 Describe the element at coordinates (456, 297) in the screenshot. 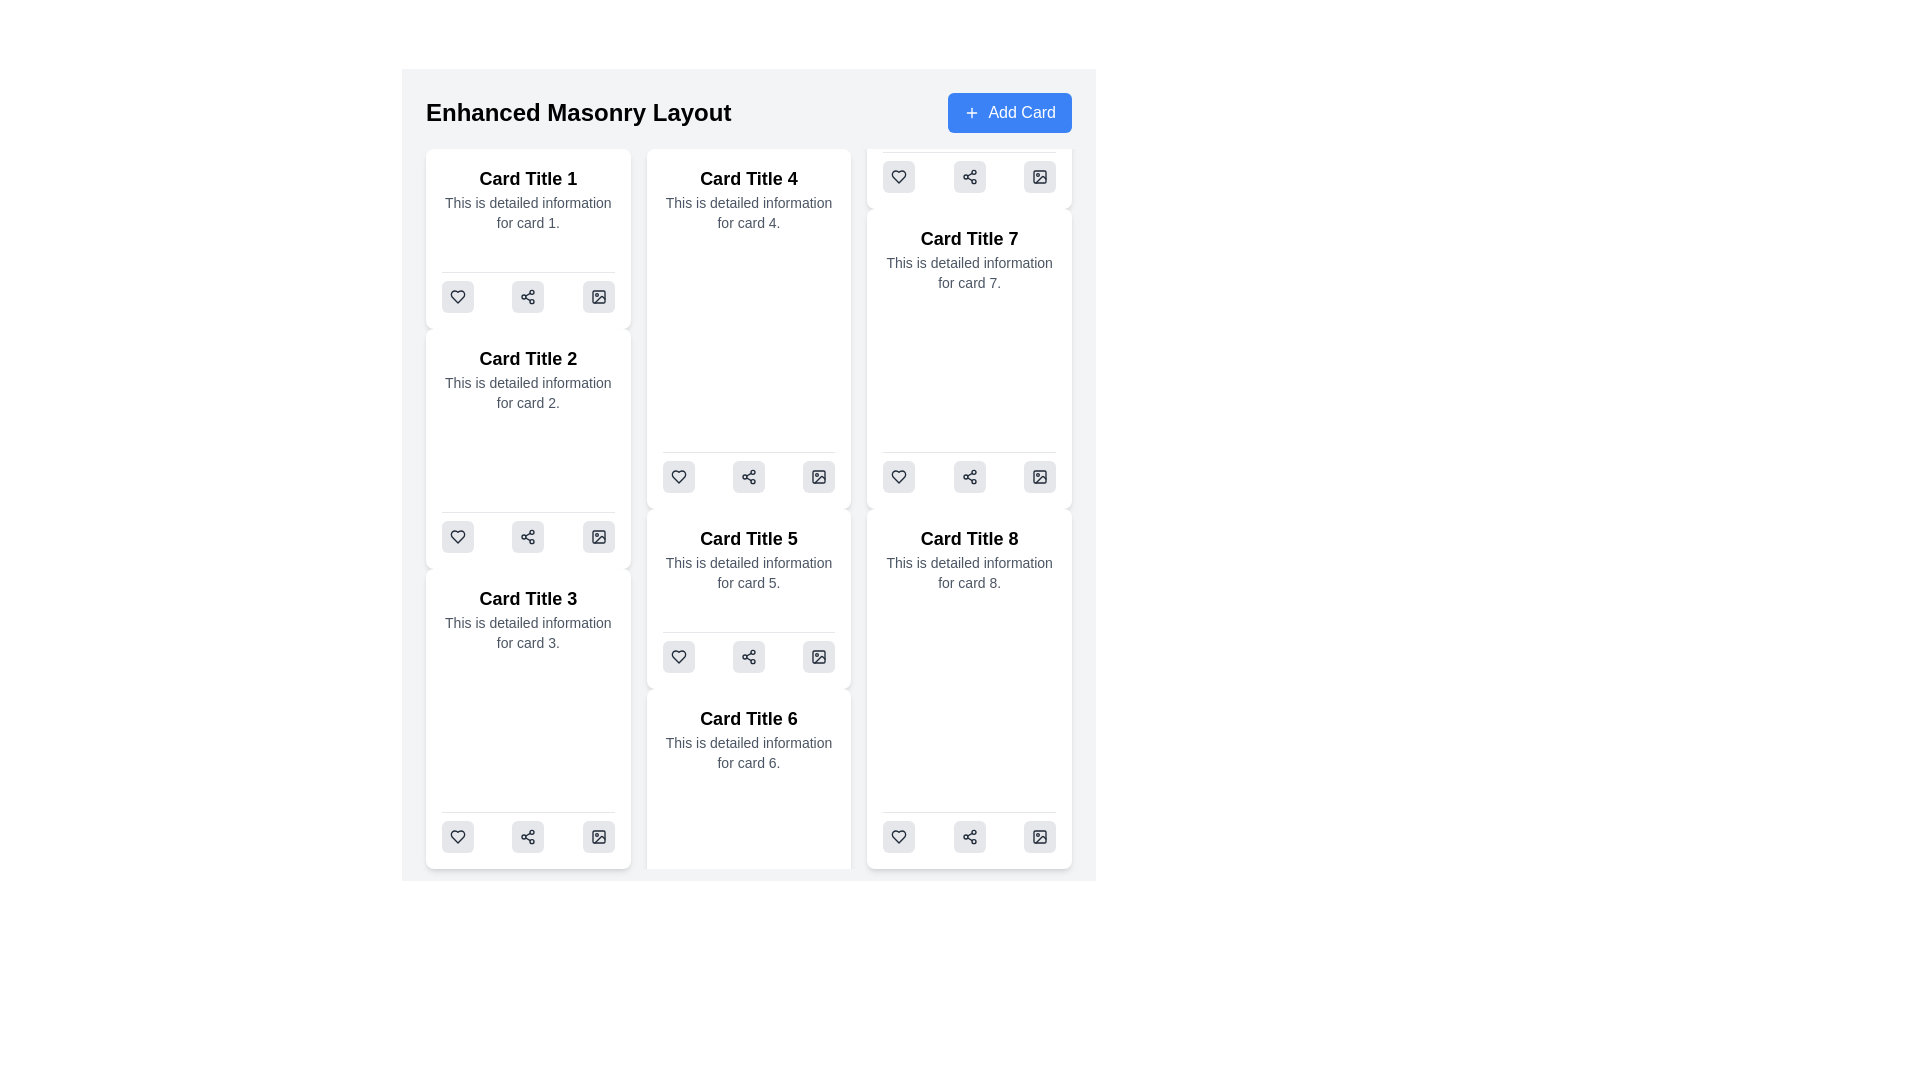

I see `the heart-shaped icon with a black outline located in 'Card Title 2'` at that location.